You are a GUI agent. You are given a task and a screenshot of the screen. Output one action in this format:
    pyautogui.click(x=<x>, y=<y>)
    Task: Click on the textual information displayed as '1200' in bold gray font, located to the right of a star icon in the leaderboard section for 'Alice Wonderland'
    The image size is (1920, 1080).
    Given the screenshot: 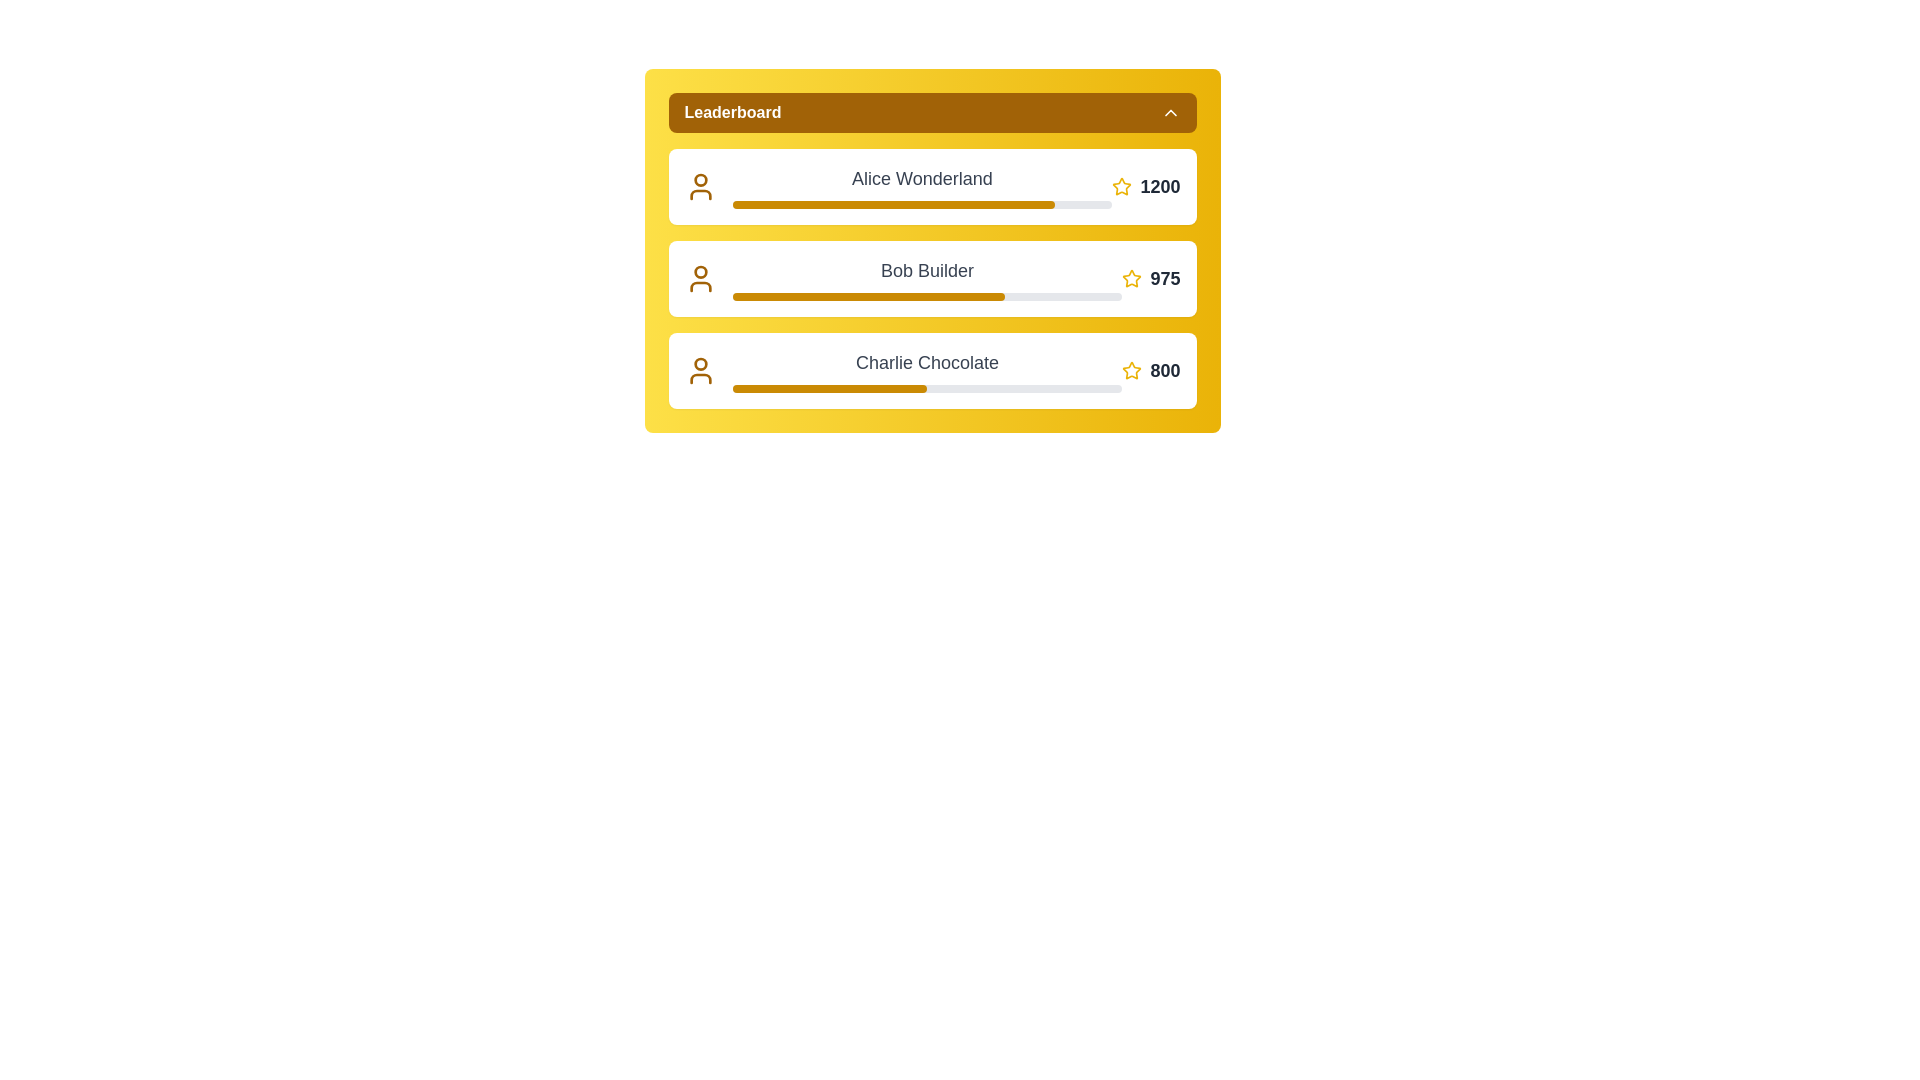 What is the action you would take?
    pyautogui.click(x=1146, y=186)
    